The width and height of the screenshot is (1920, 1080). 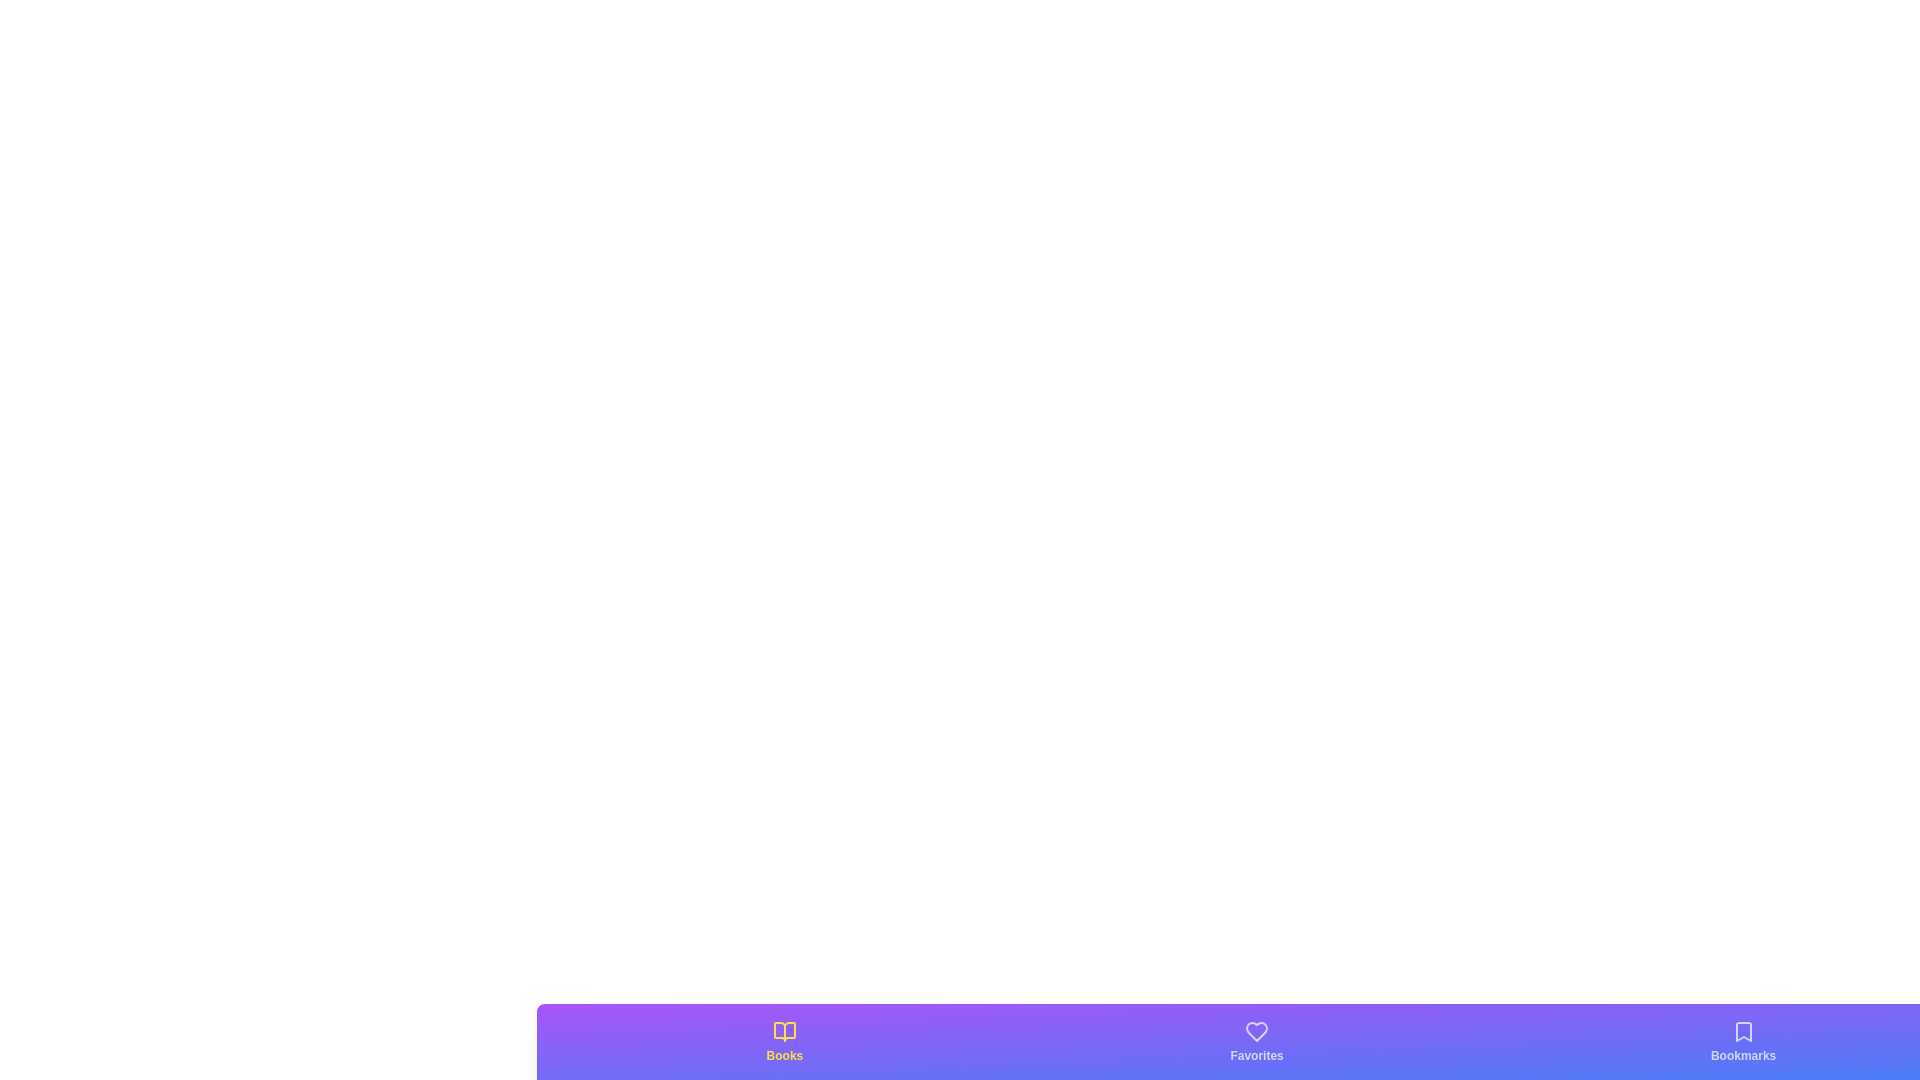 I want to click on the tab with the label Favorites, so click(x=1256, y=1040).